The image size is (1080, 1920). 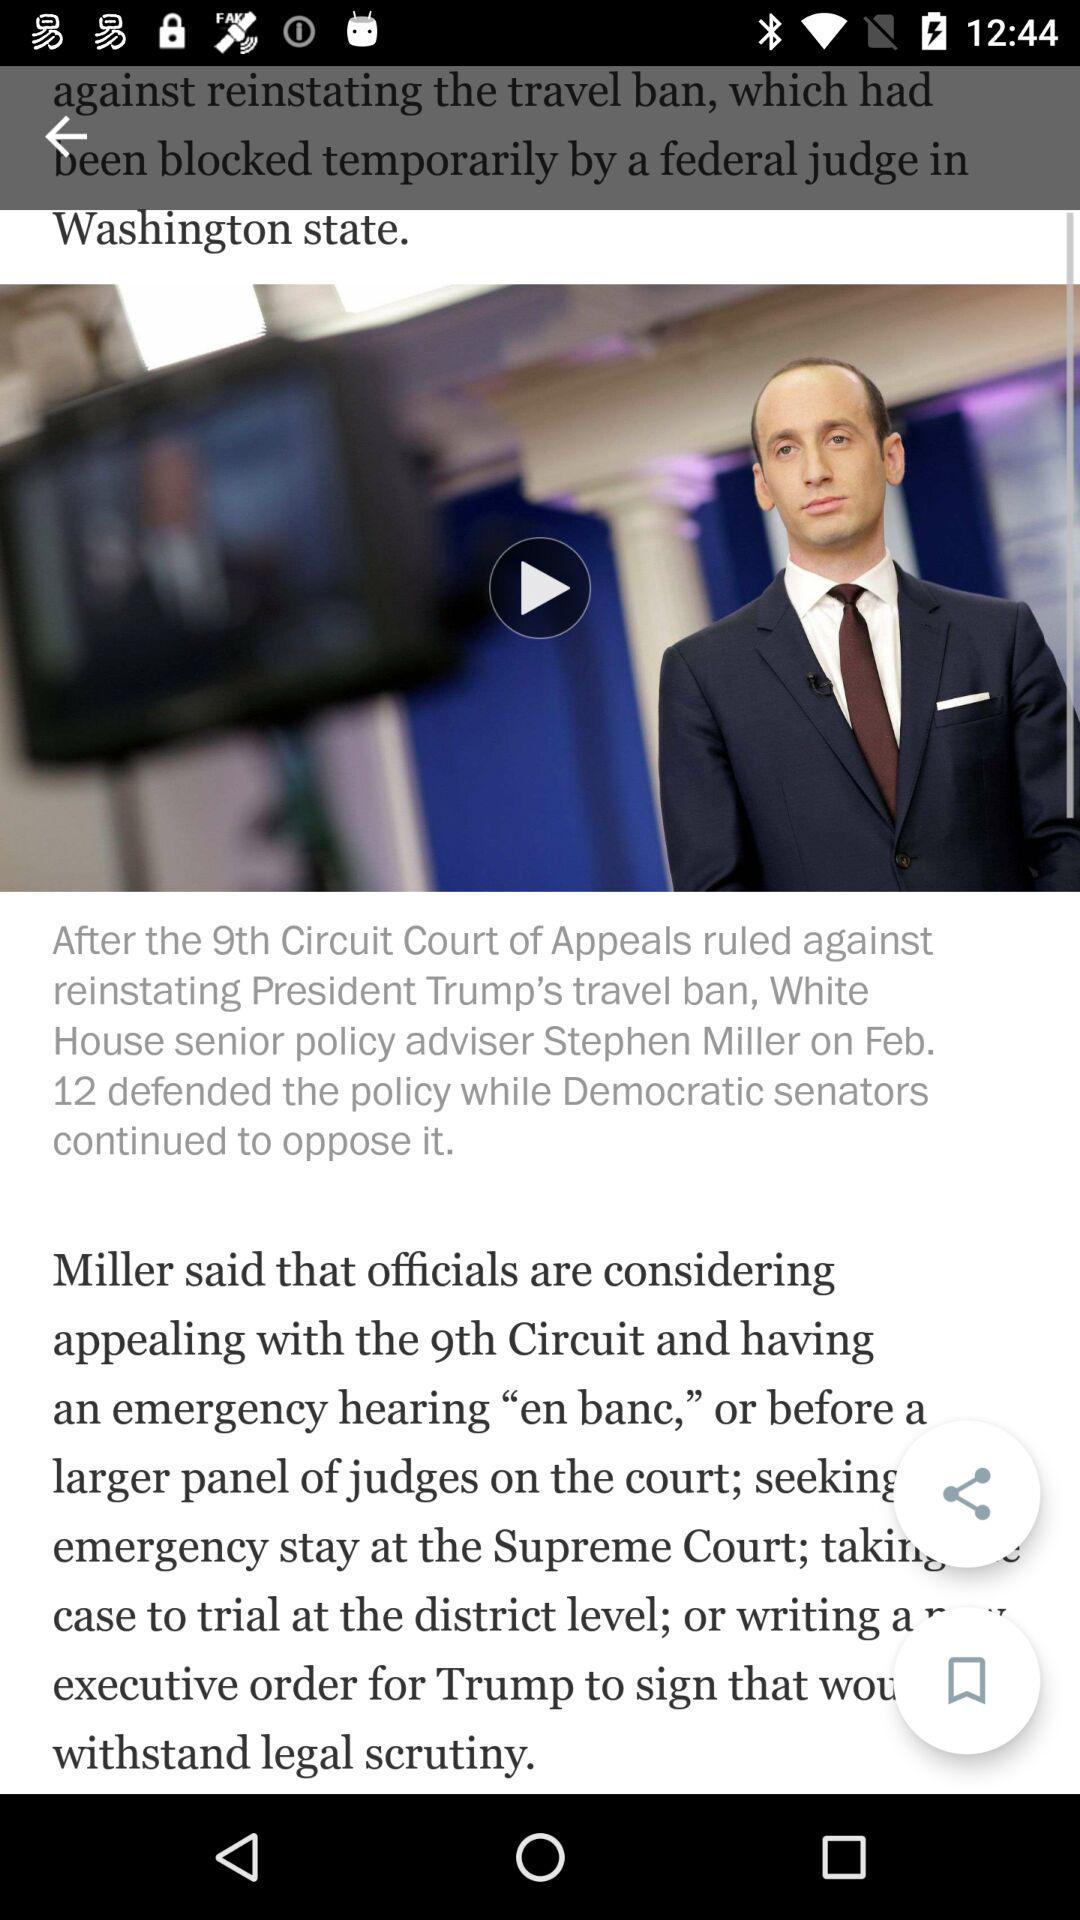 What do you see at coordinates (965, 1493) in the screenshot?
I see `the app below the after the 9th icon` at bounding box center [965, 1493].